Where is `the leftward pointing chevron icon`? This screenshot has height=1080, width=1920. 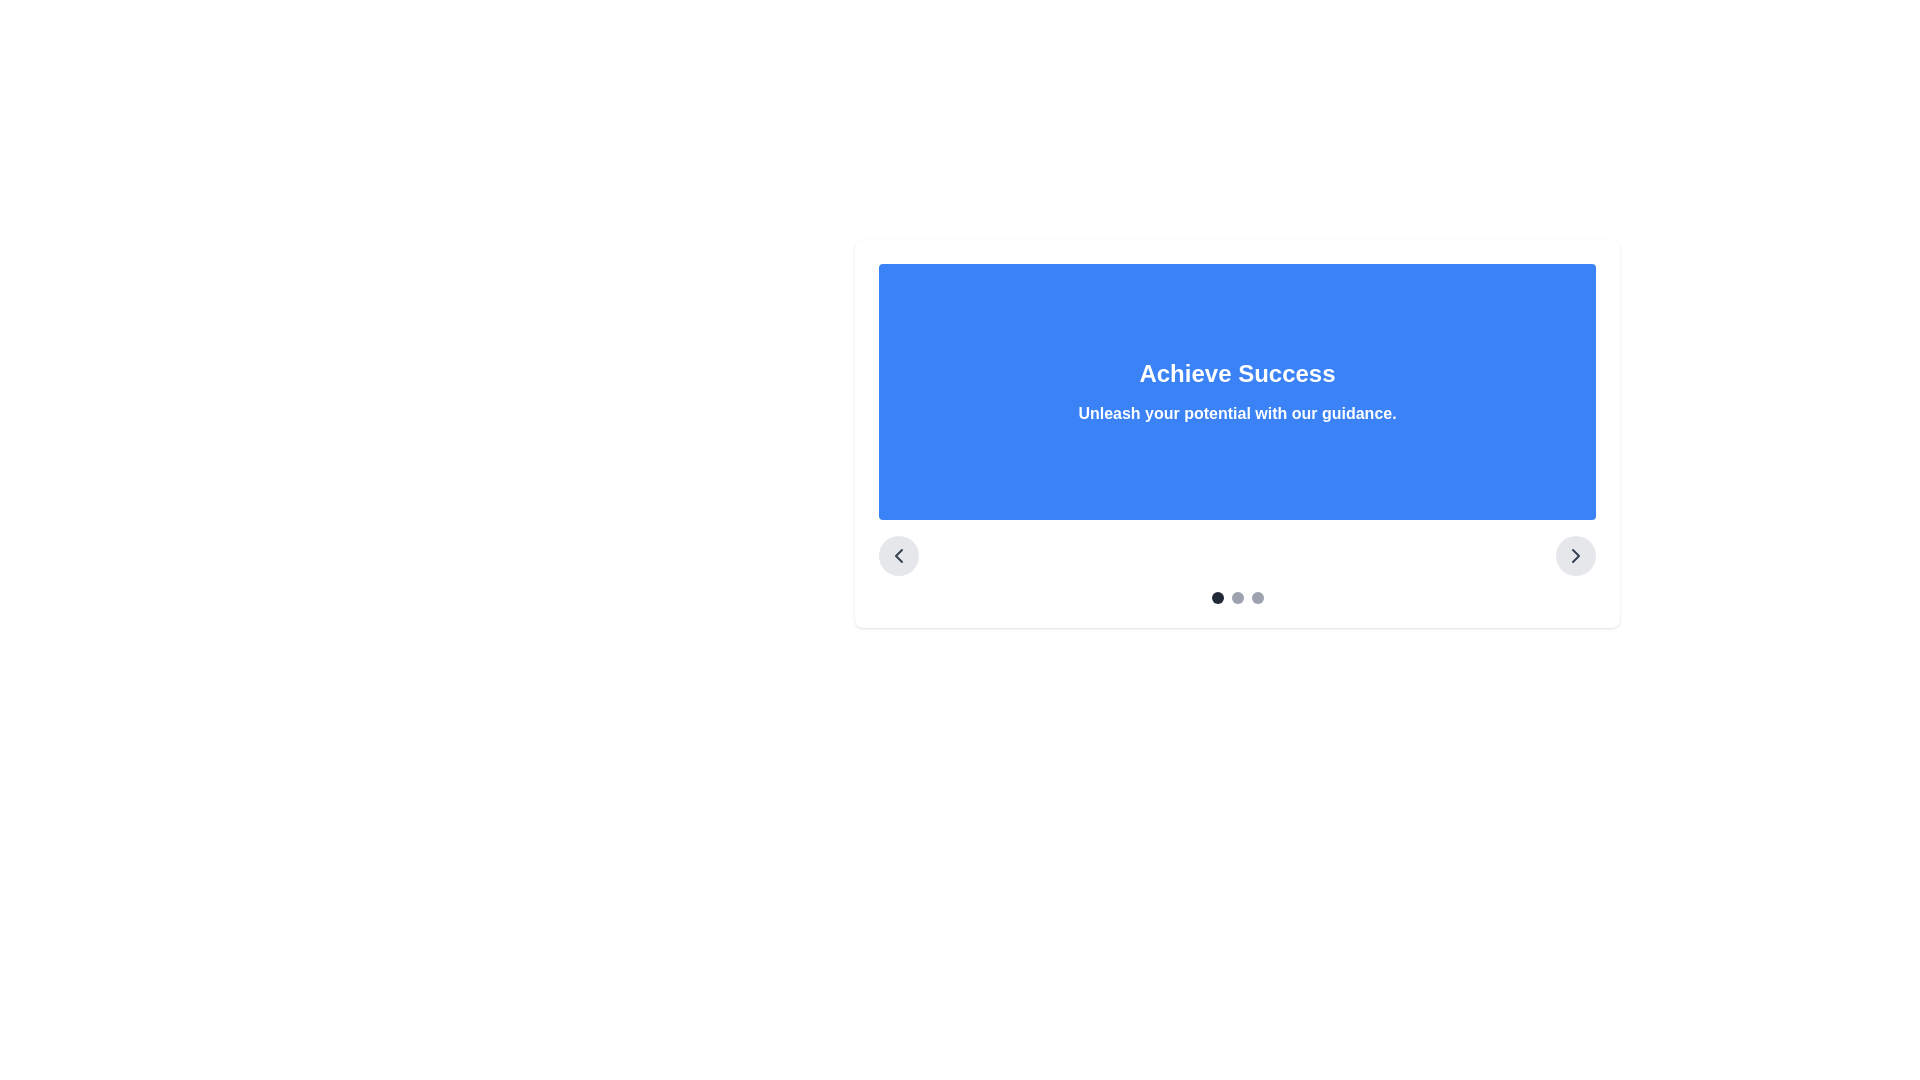 the leftward pointing chevron icon is located at coordinates (897, 555).